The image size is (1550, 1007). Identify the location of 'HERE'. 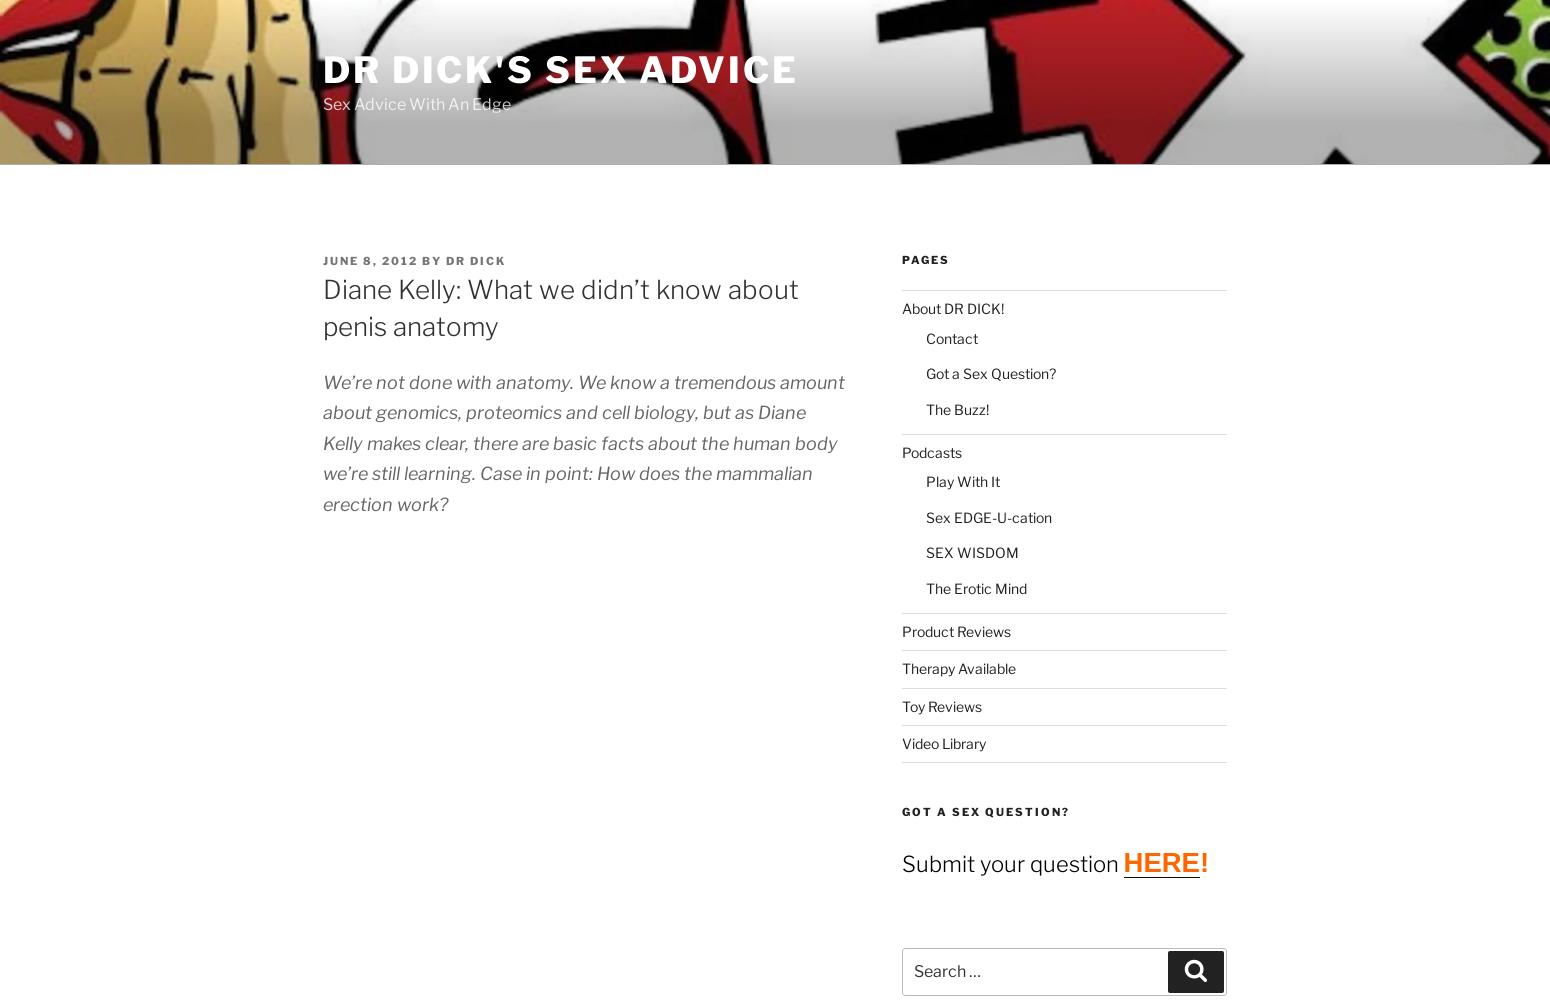
(1159, 860).